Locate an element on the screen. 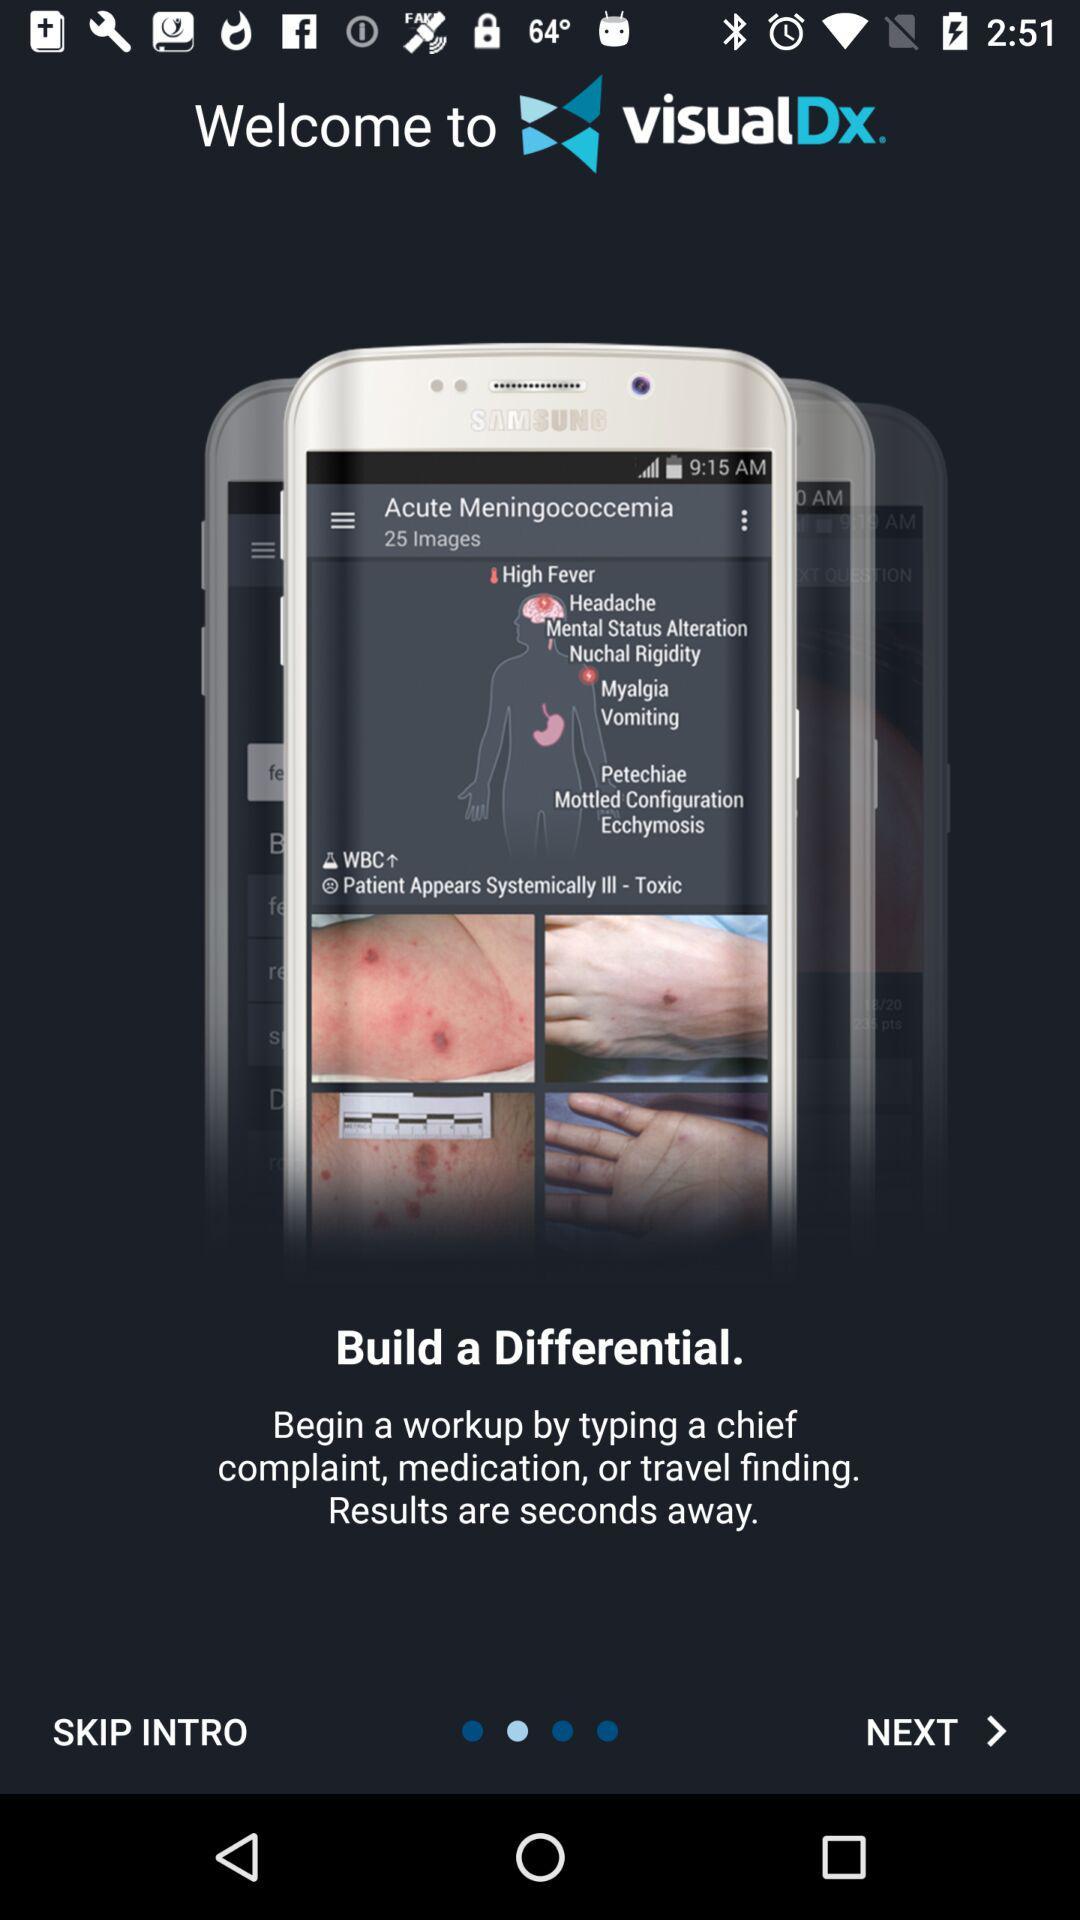 The height and width of the screenshot is (1920, 1080). the item at the bottom right corner is located at coordinates (943, 1730).